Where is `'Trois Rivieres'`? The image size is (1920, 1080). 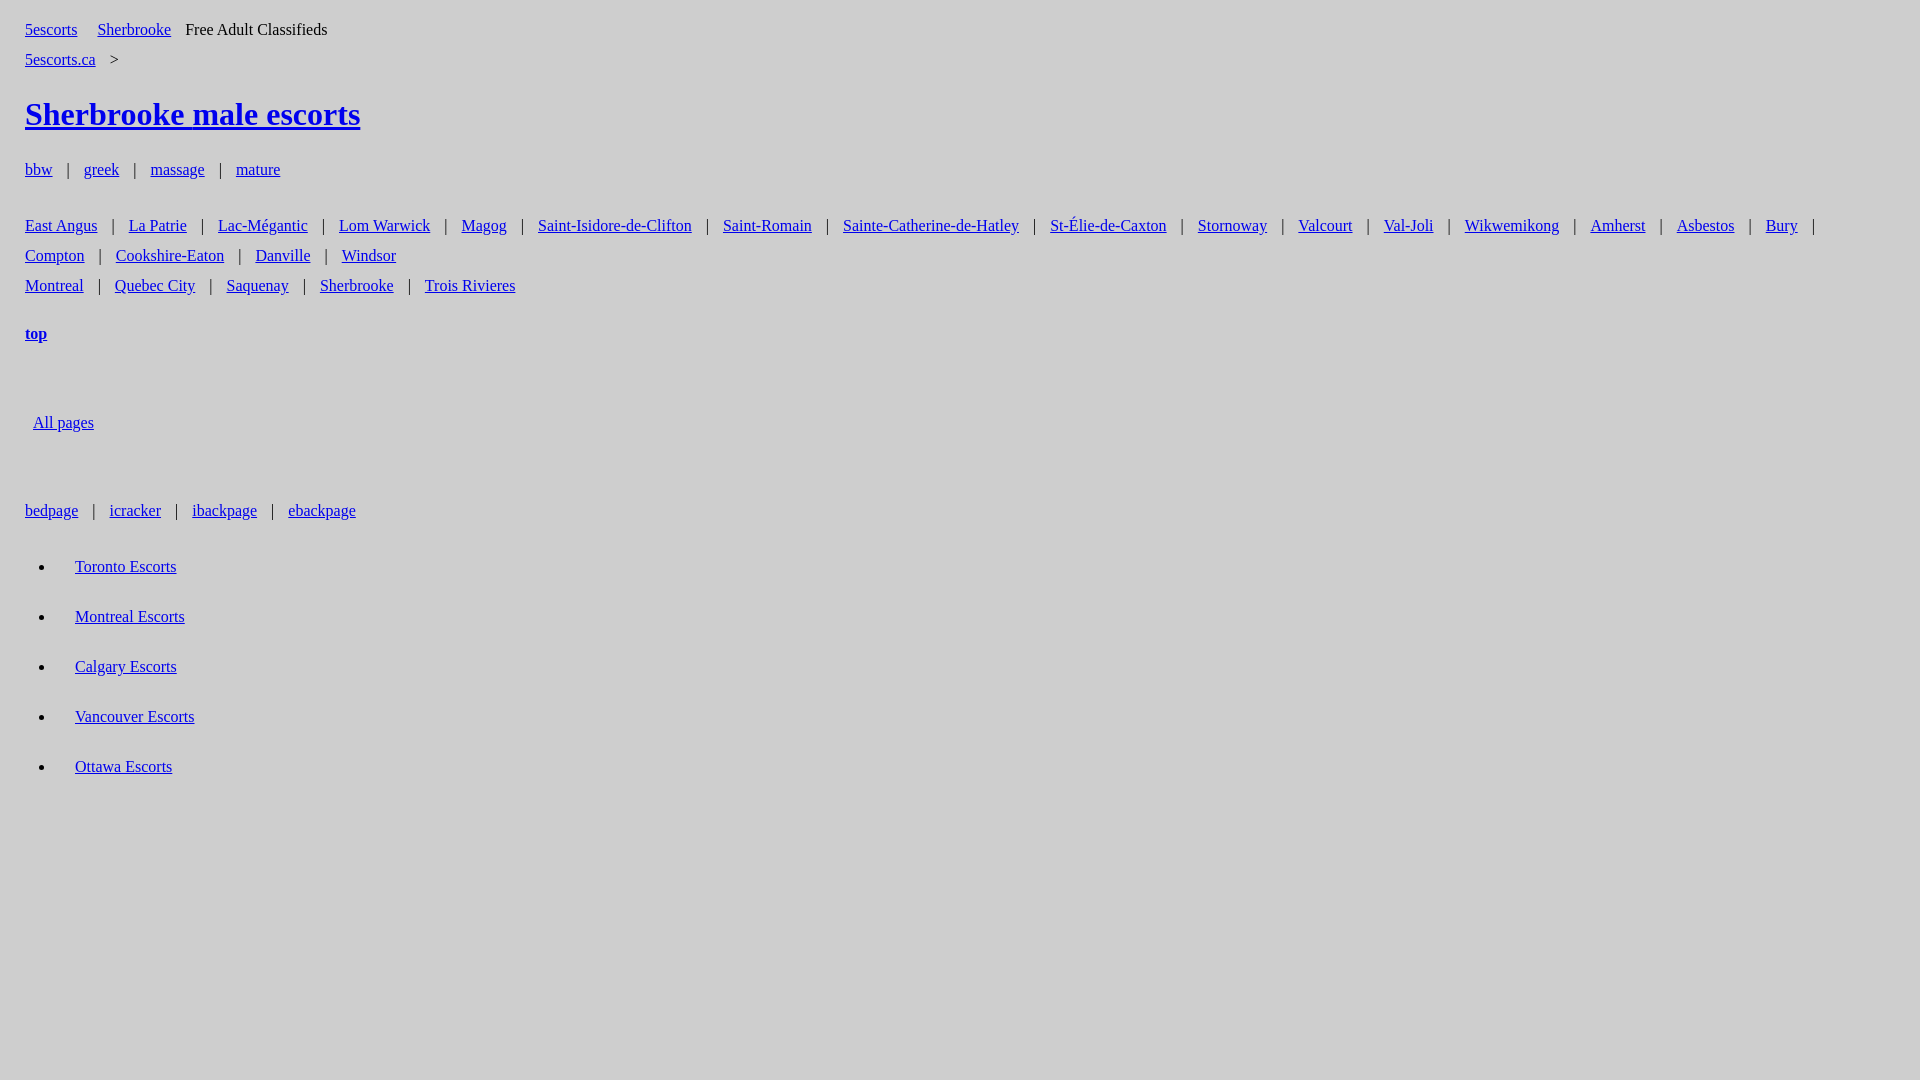 'Trois Rivieres' is located at coordinates (469, 285).